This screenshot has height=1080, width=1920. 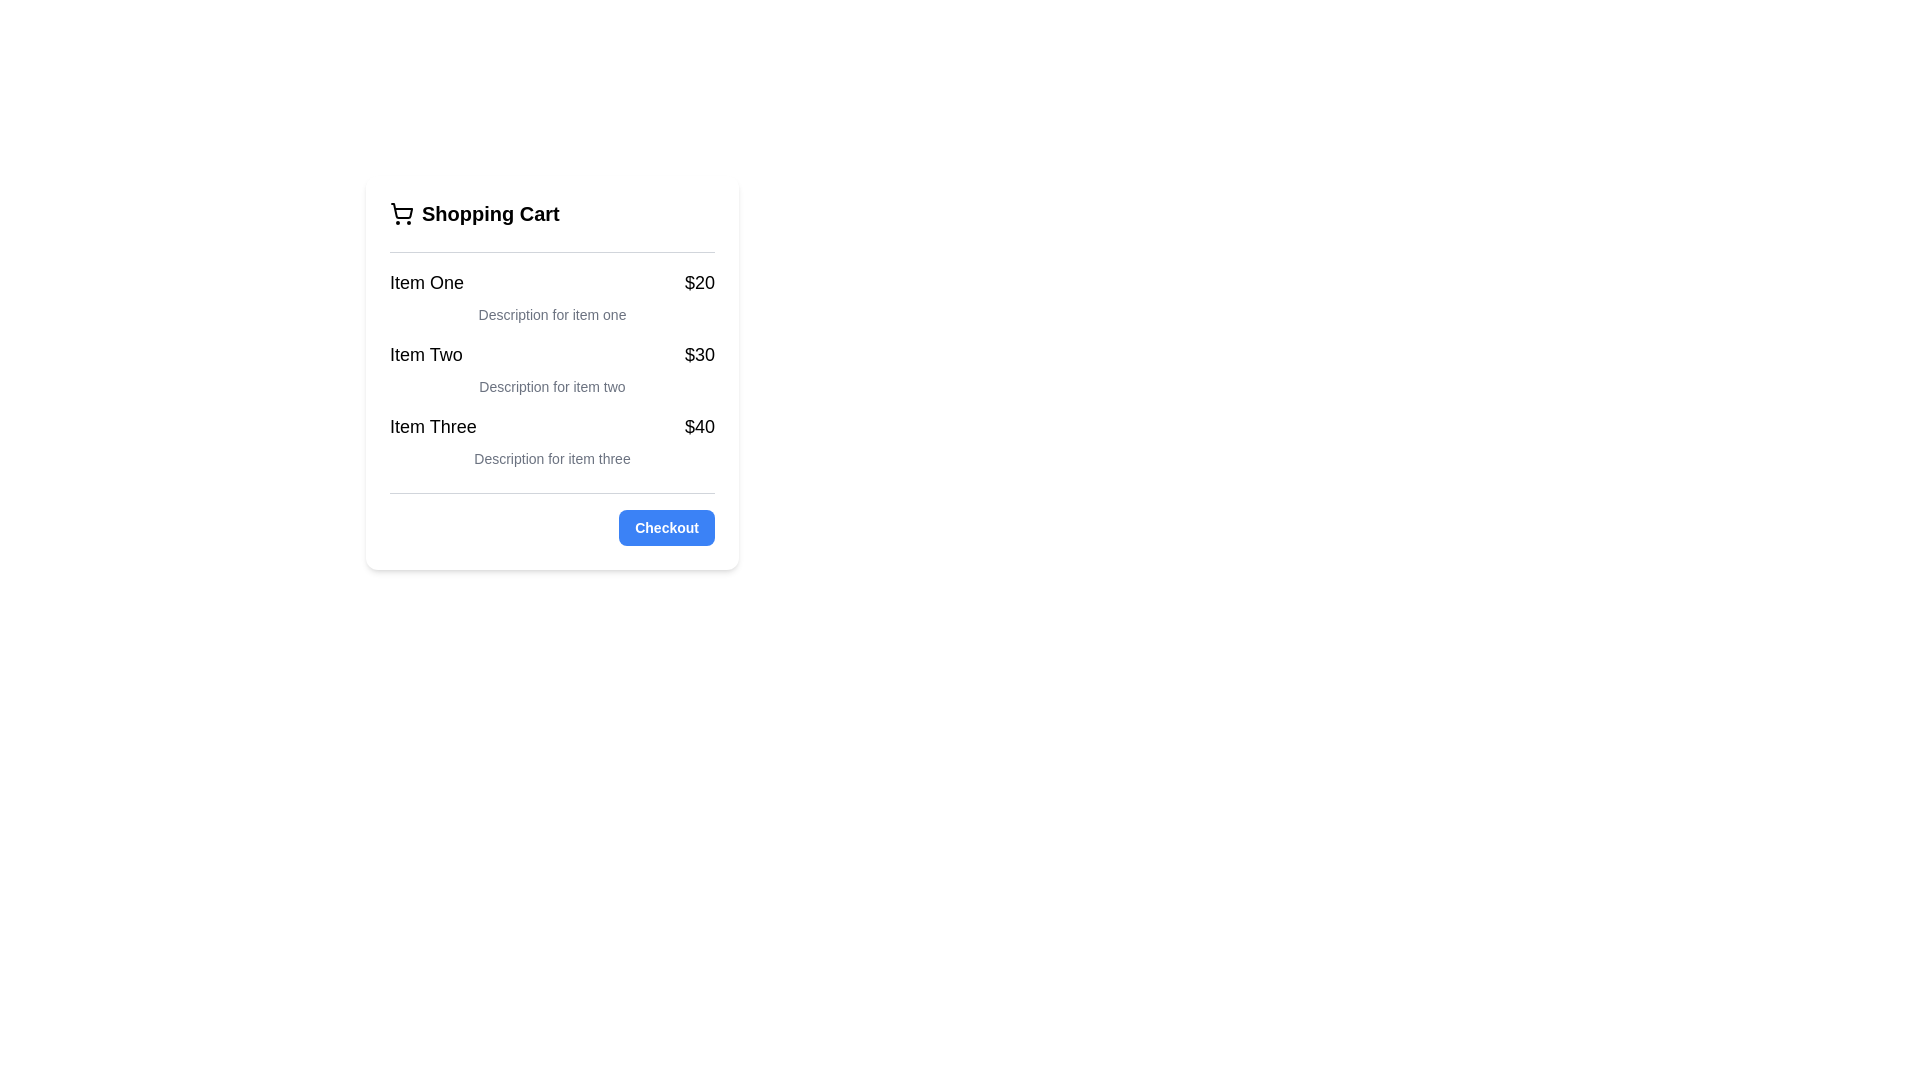 I want to click on the price text label for 'Item Three' in the shopping cart interface, which is positioned to the right of the item title, so click(x=700, y=426).